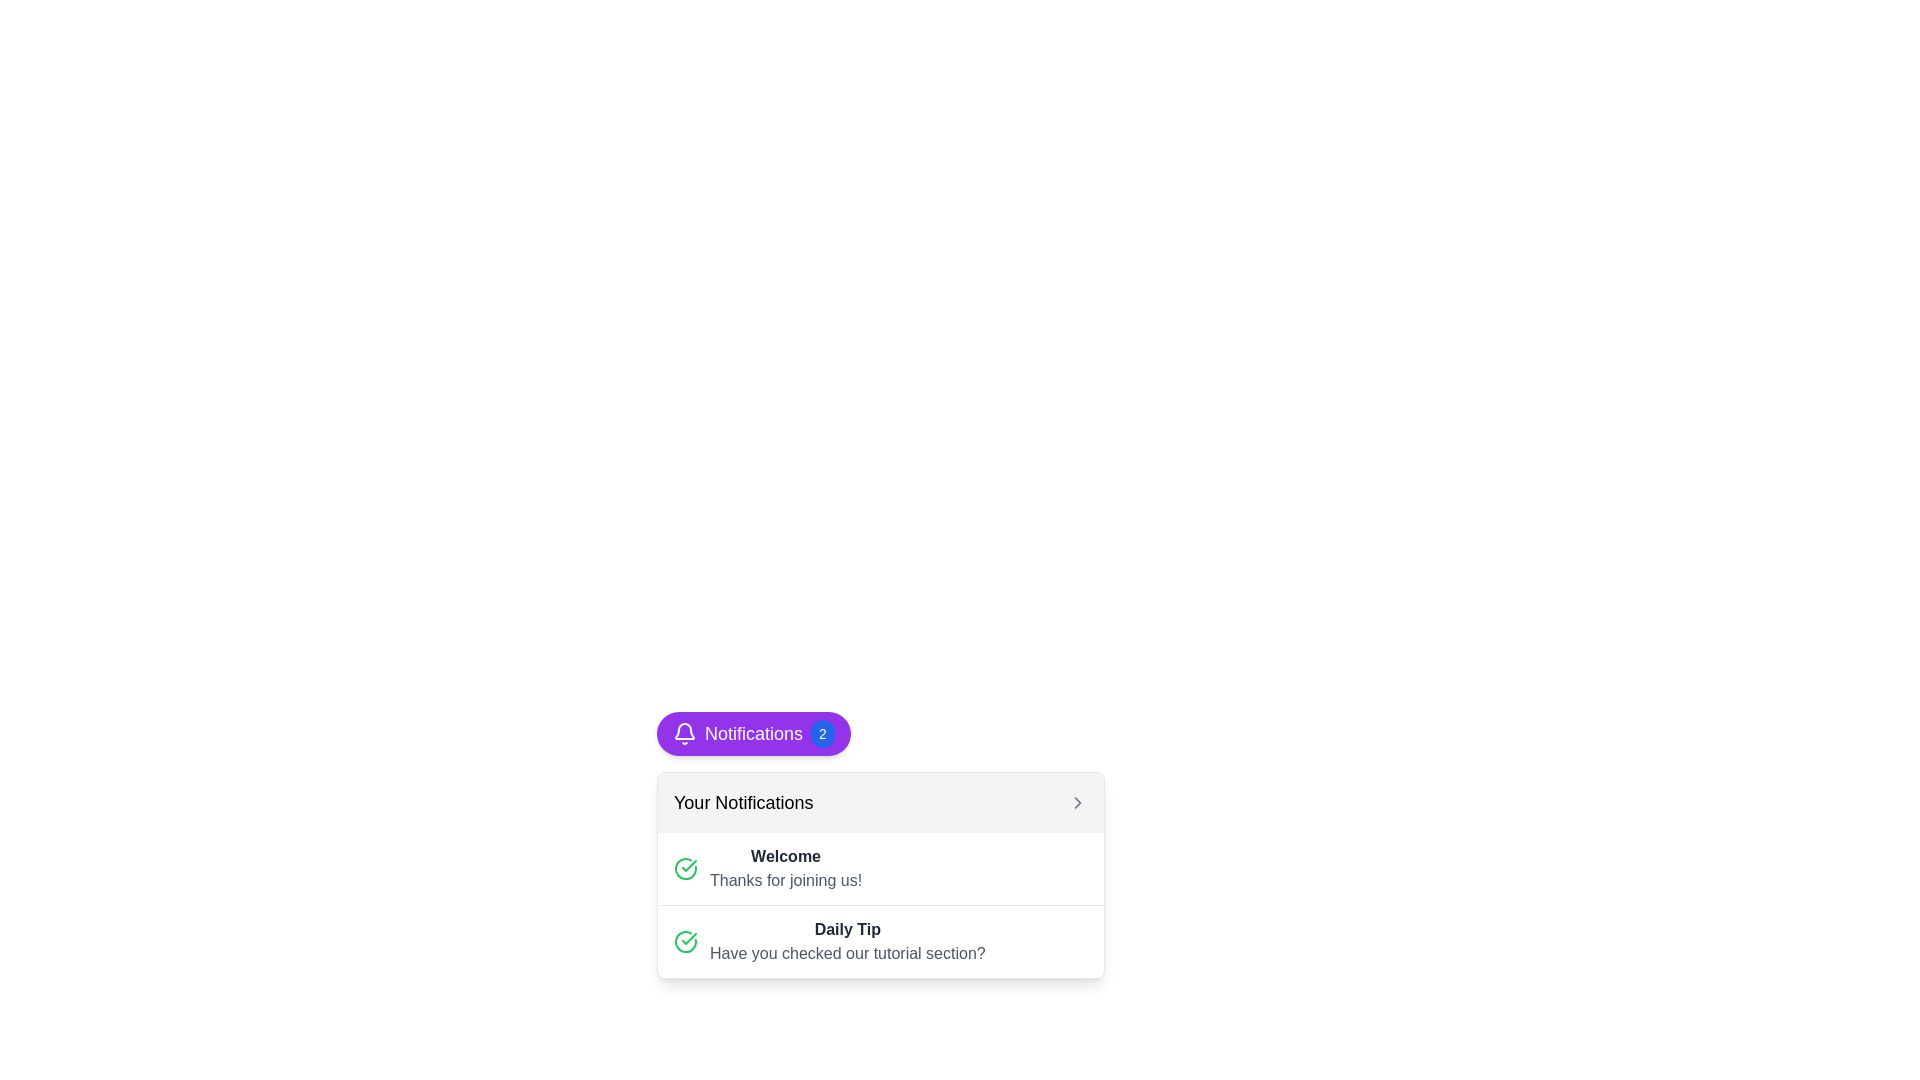  I want to click on the circular icon with a green outline and checkmark, which indicates success or completion, located in the notification item titled 'Daily Tip', so click(686, 941).